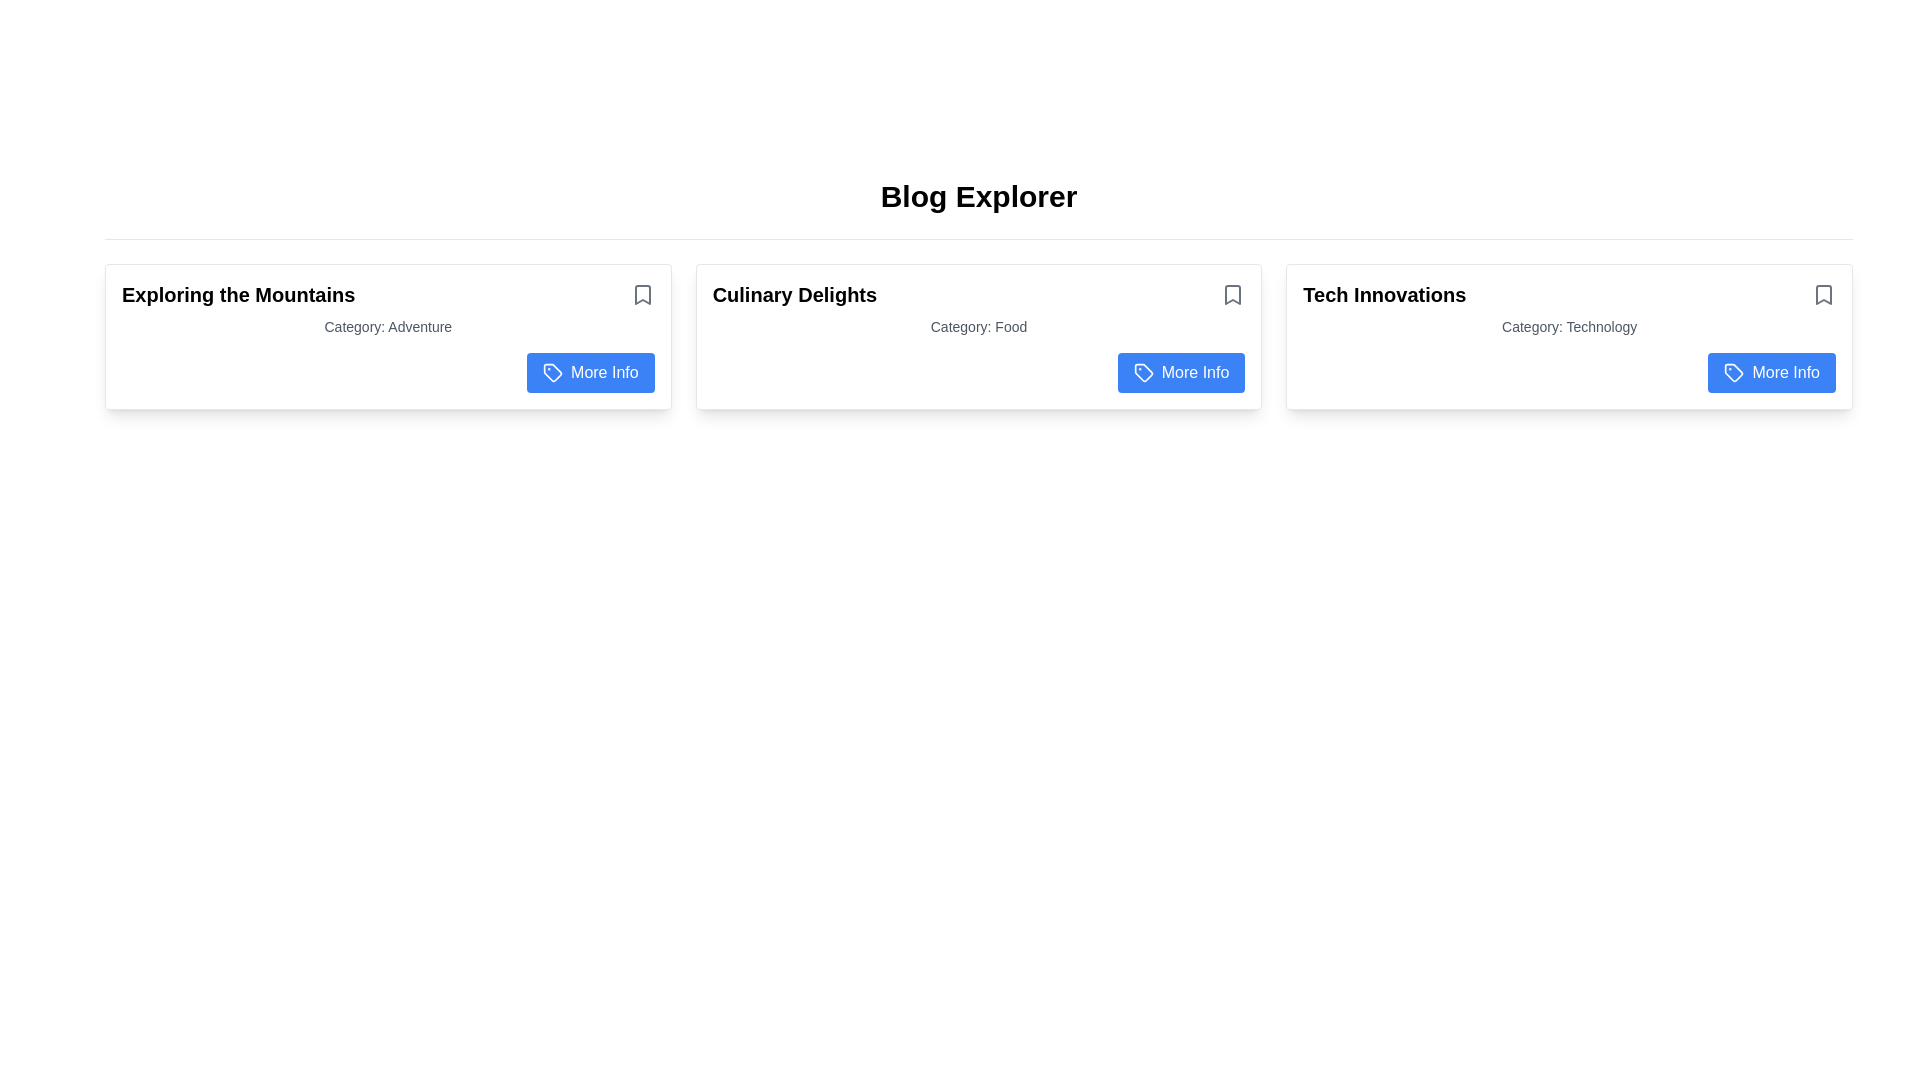  I want to click on the centered title 'Blog Explorer' which is styled in bold and large font, located at the top of the content section, so click(979, 209).